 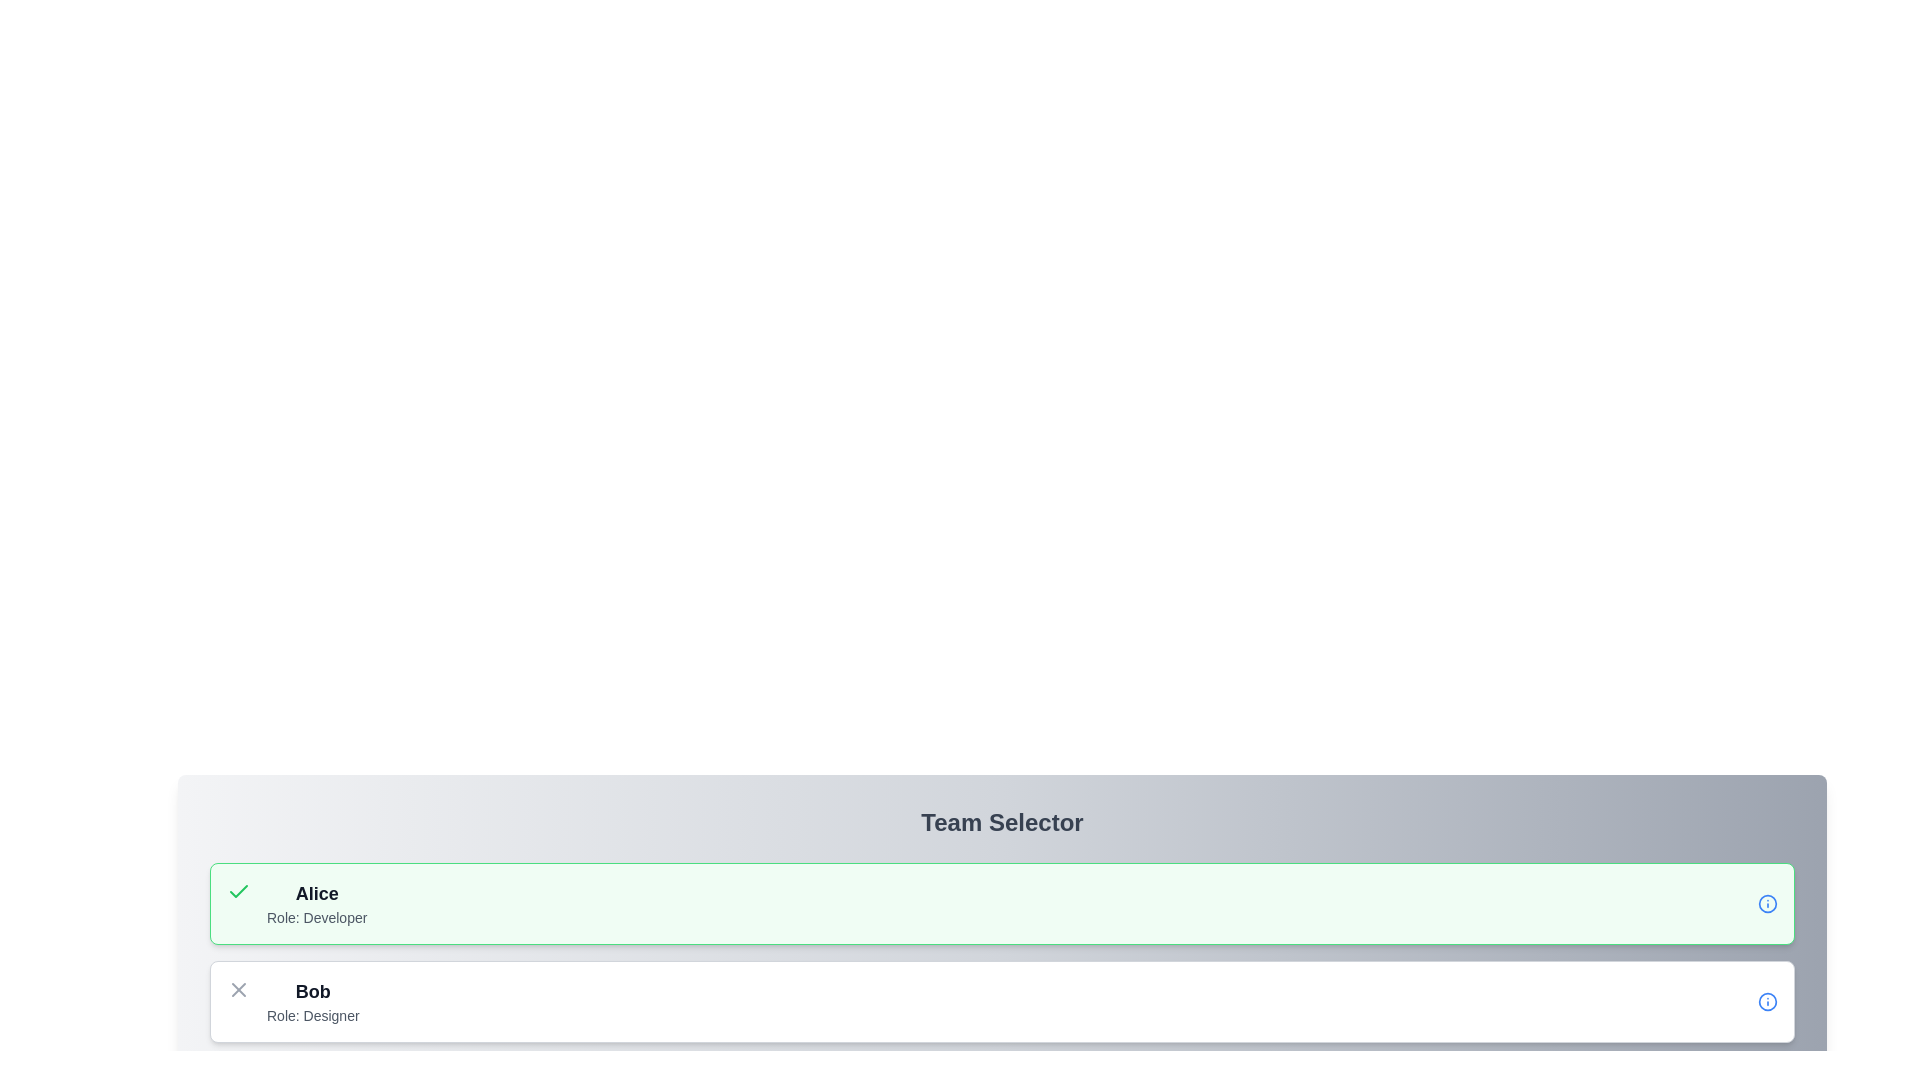 I want to click on the Information Icon located at the far right of the card for 'Bob - Role: Designer', so click(x=1767, y=1002).